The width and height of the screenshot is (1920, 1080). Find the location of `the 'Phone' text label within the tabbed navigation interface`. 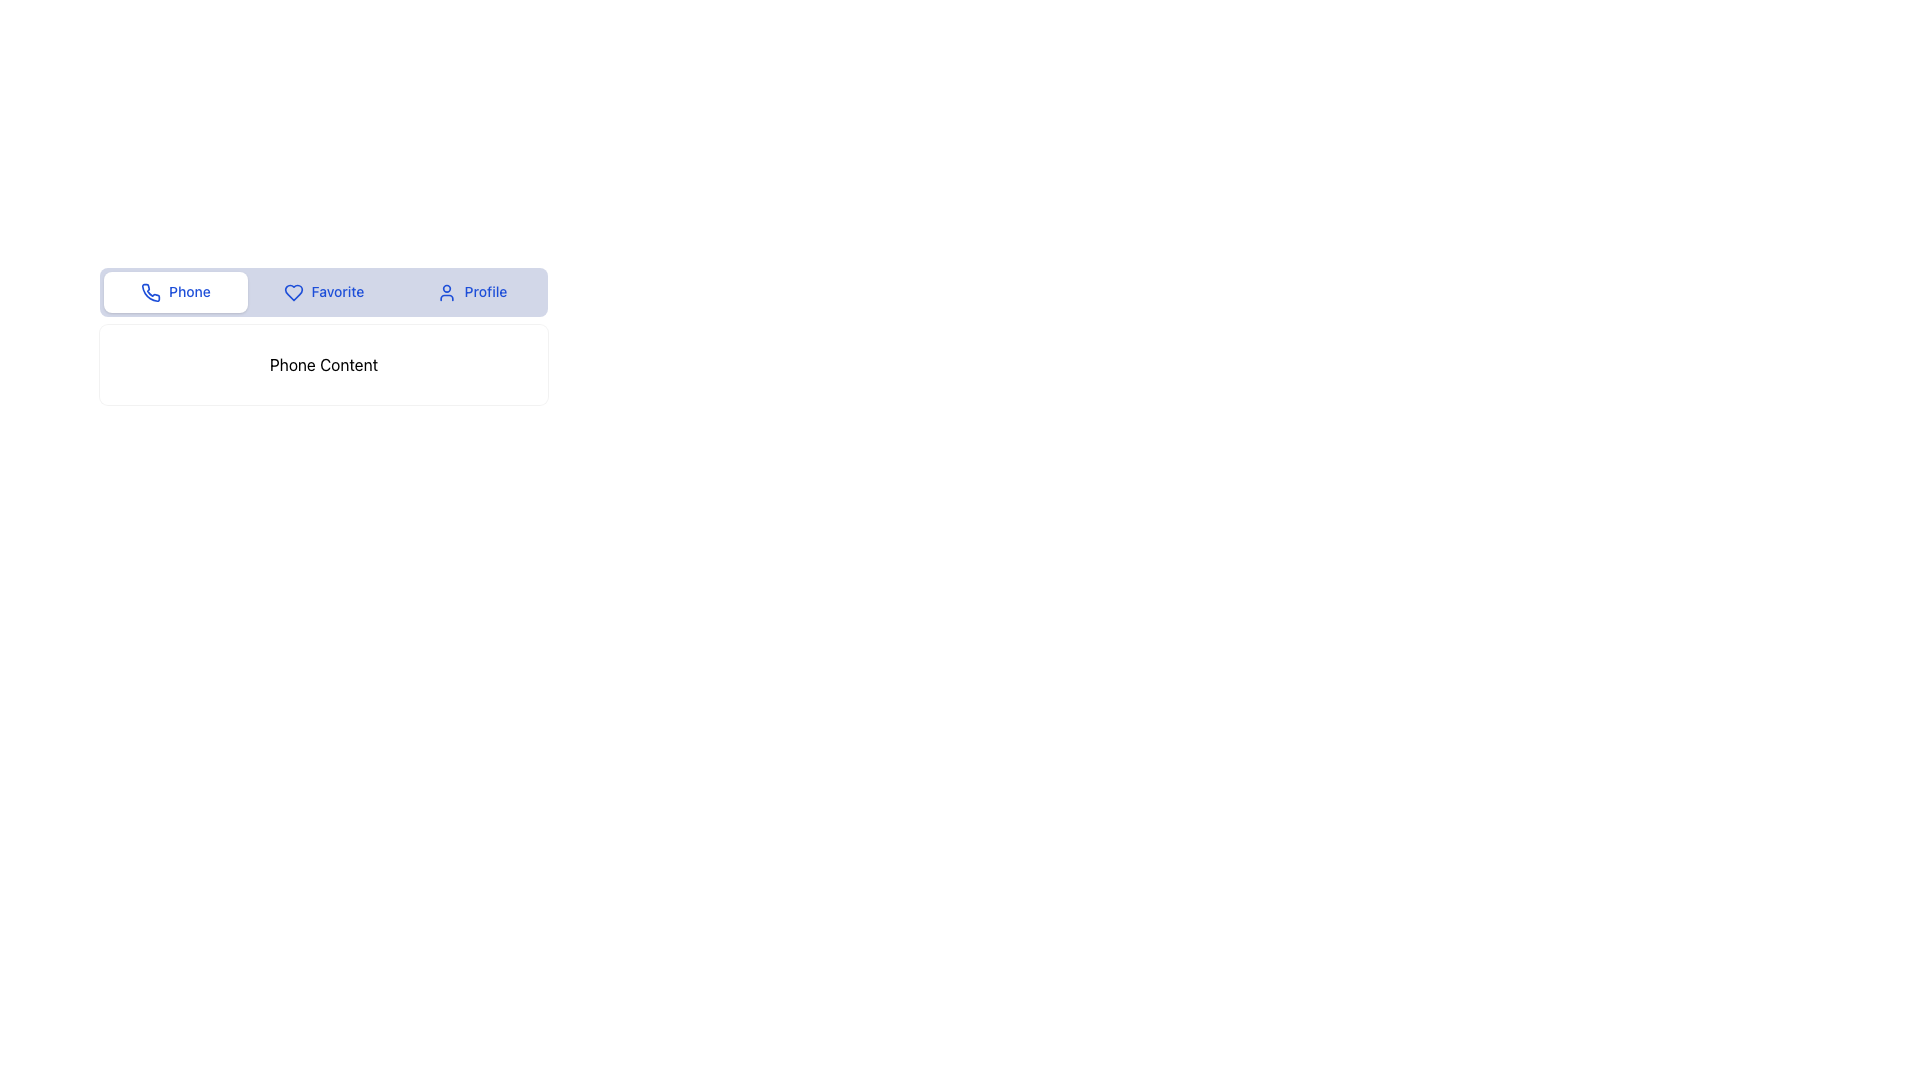

the 'Phone' text label within the tabbed navigation interface is located at coordinates (186, 290).